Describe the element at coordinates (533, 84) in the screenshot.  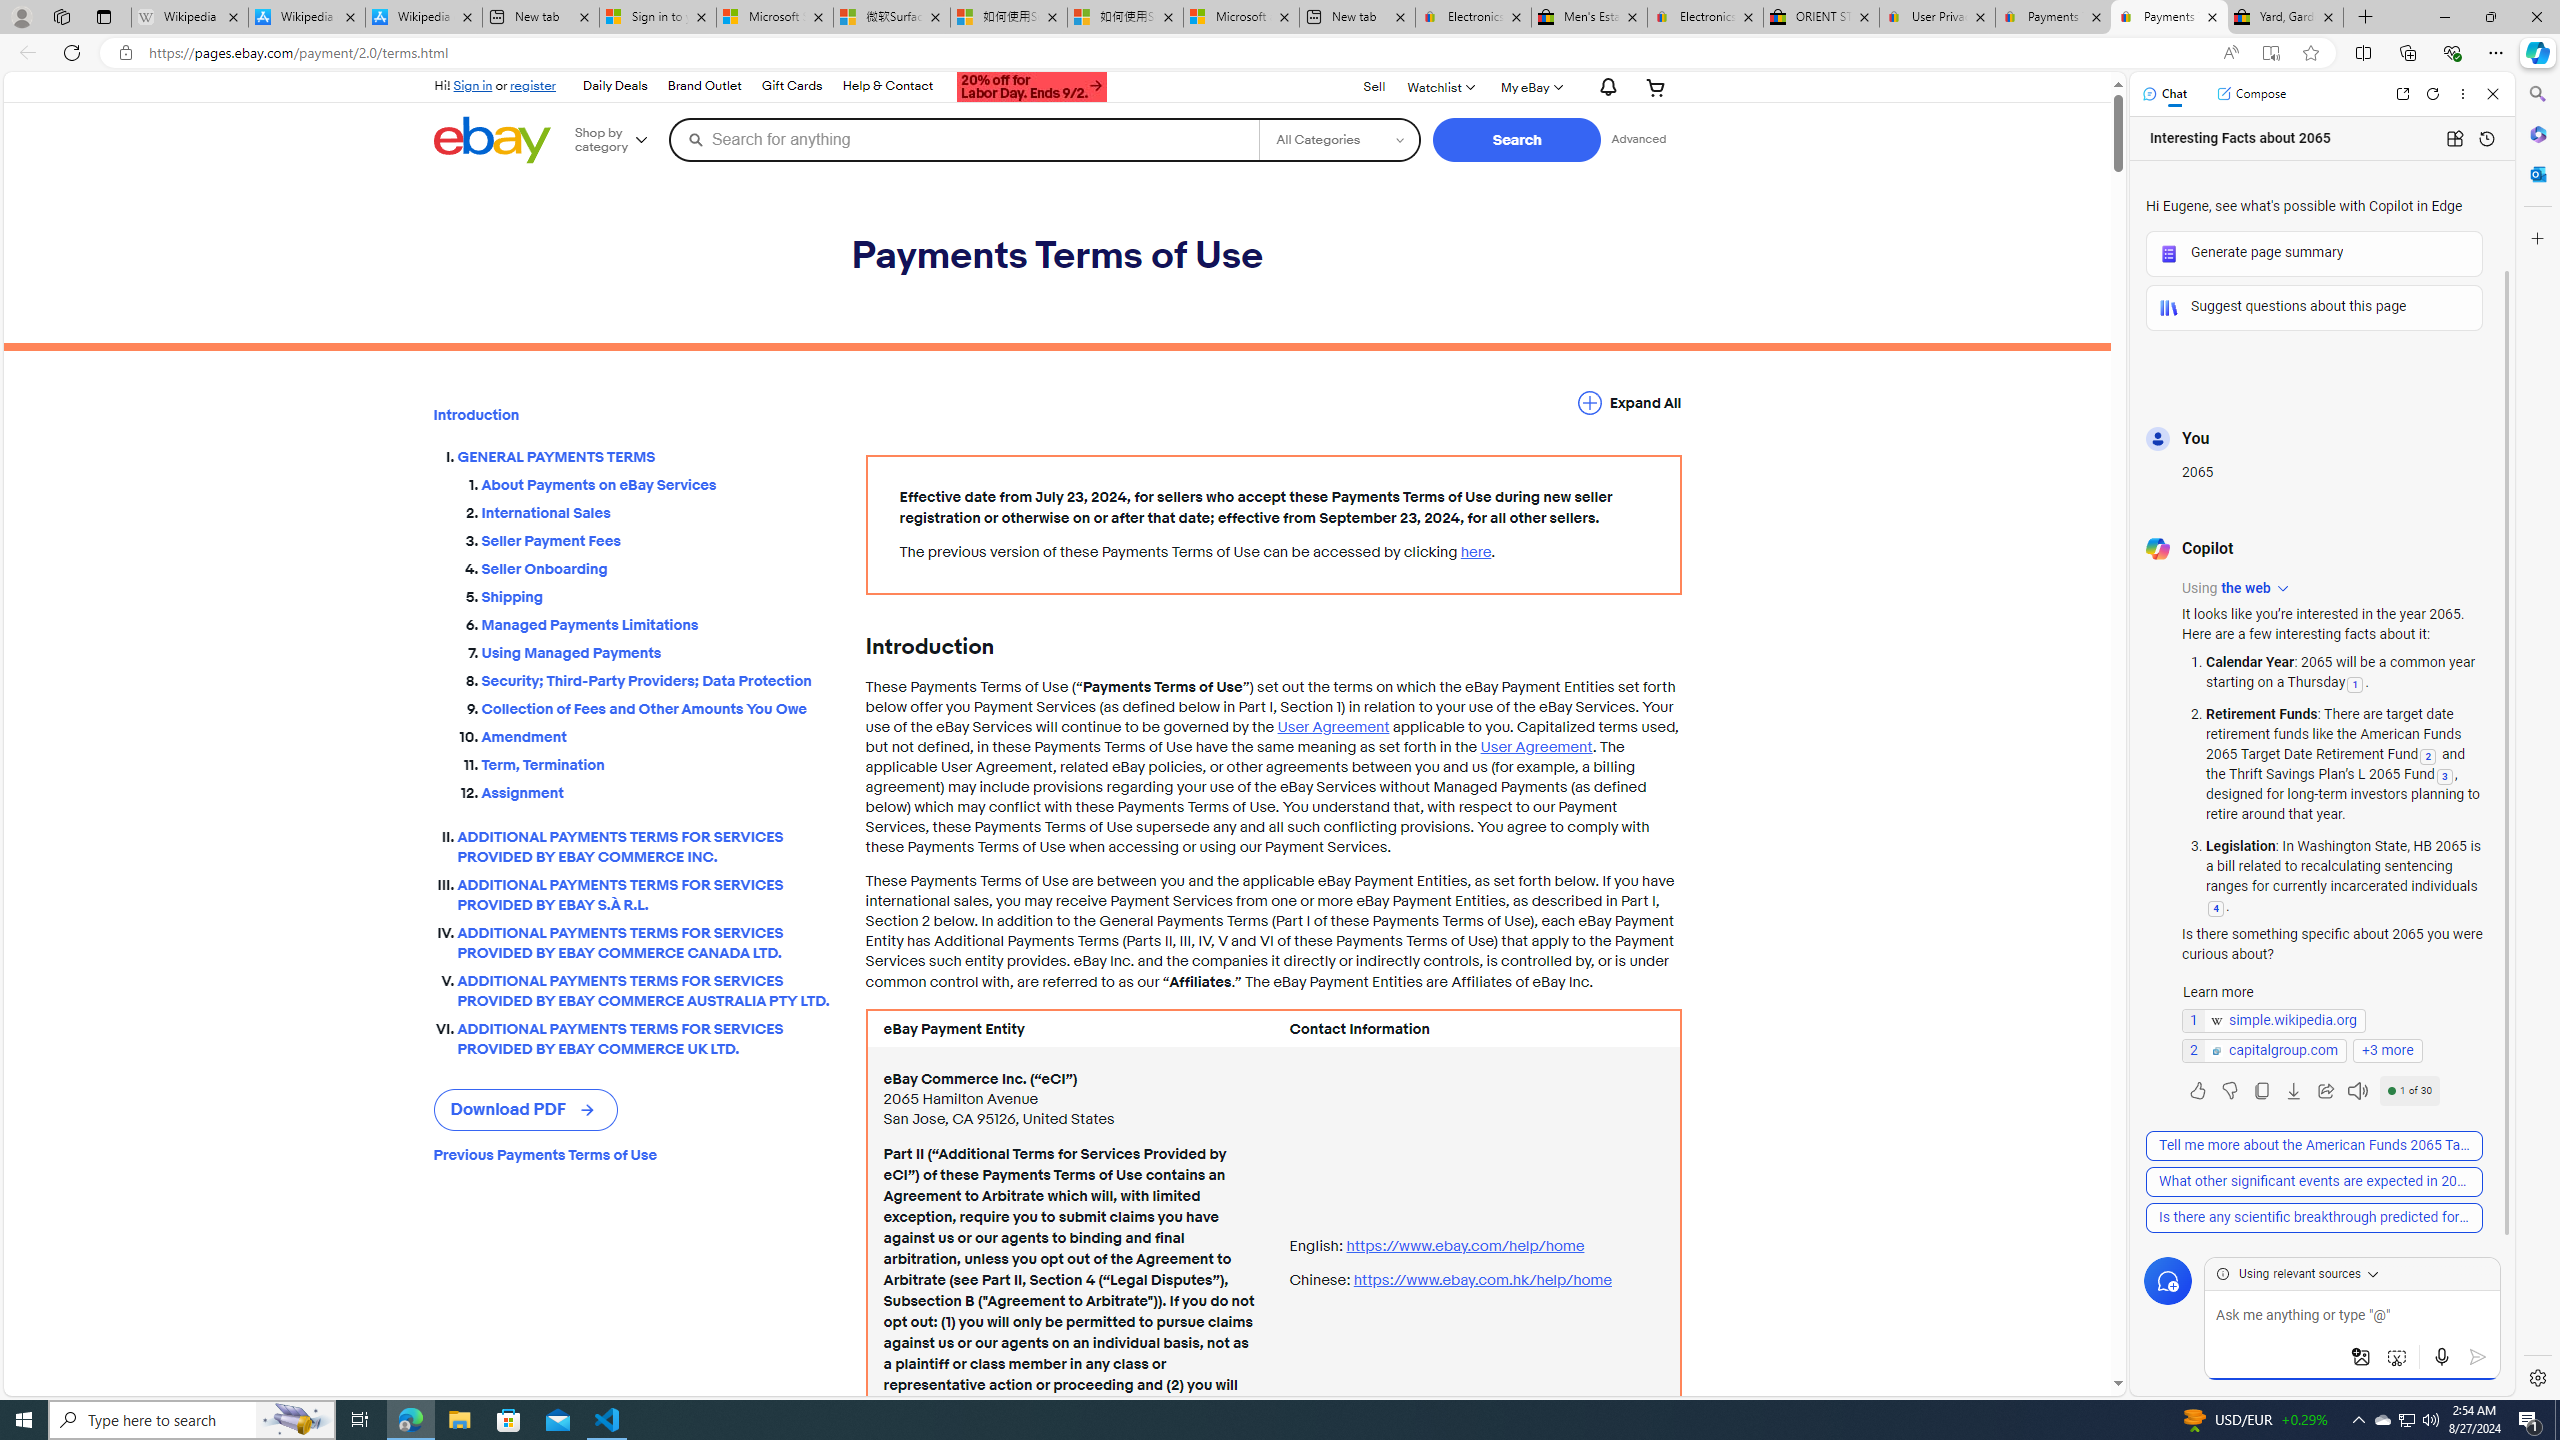
I see `'register'` at that location.